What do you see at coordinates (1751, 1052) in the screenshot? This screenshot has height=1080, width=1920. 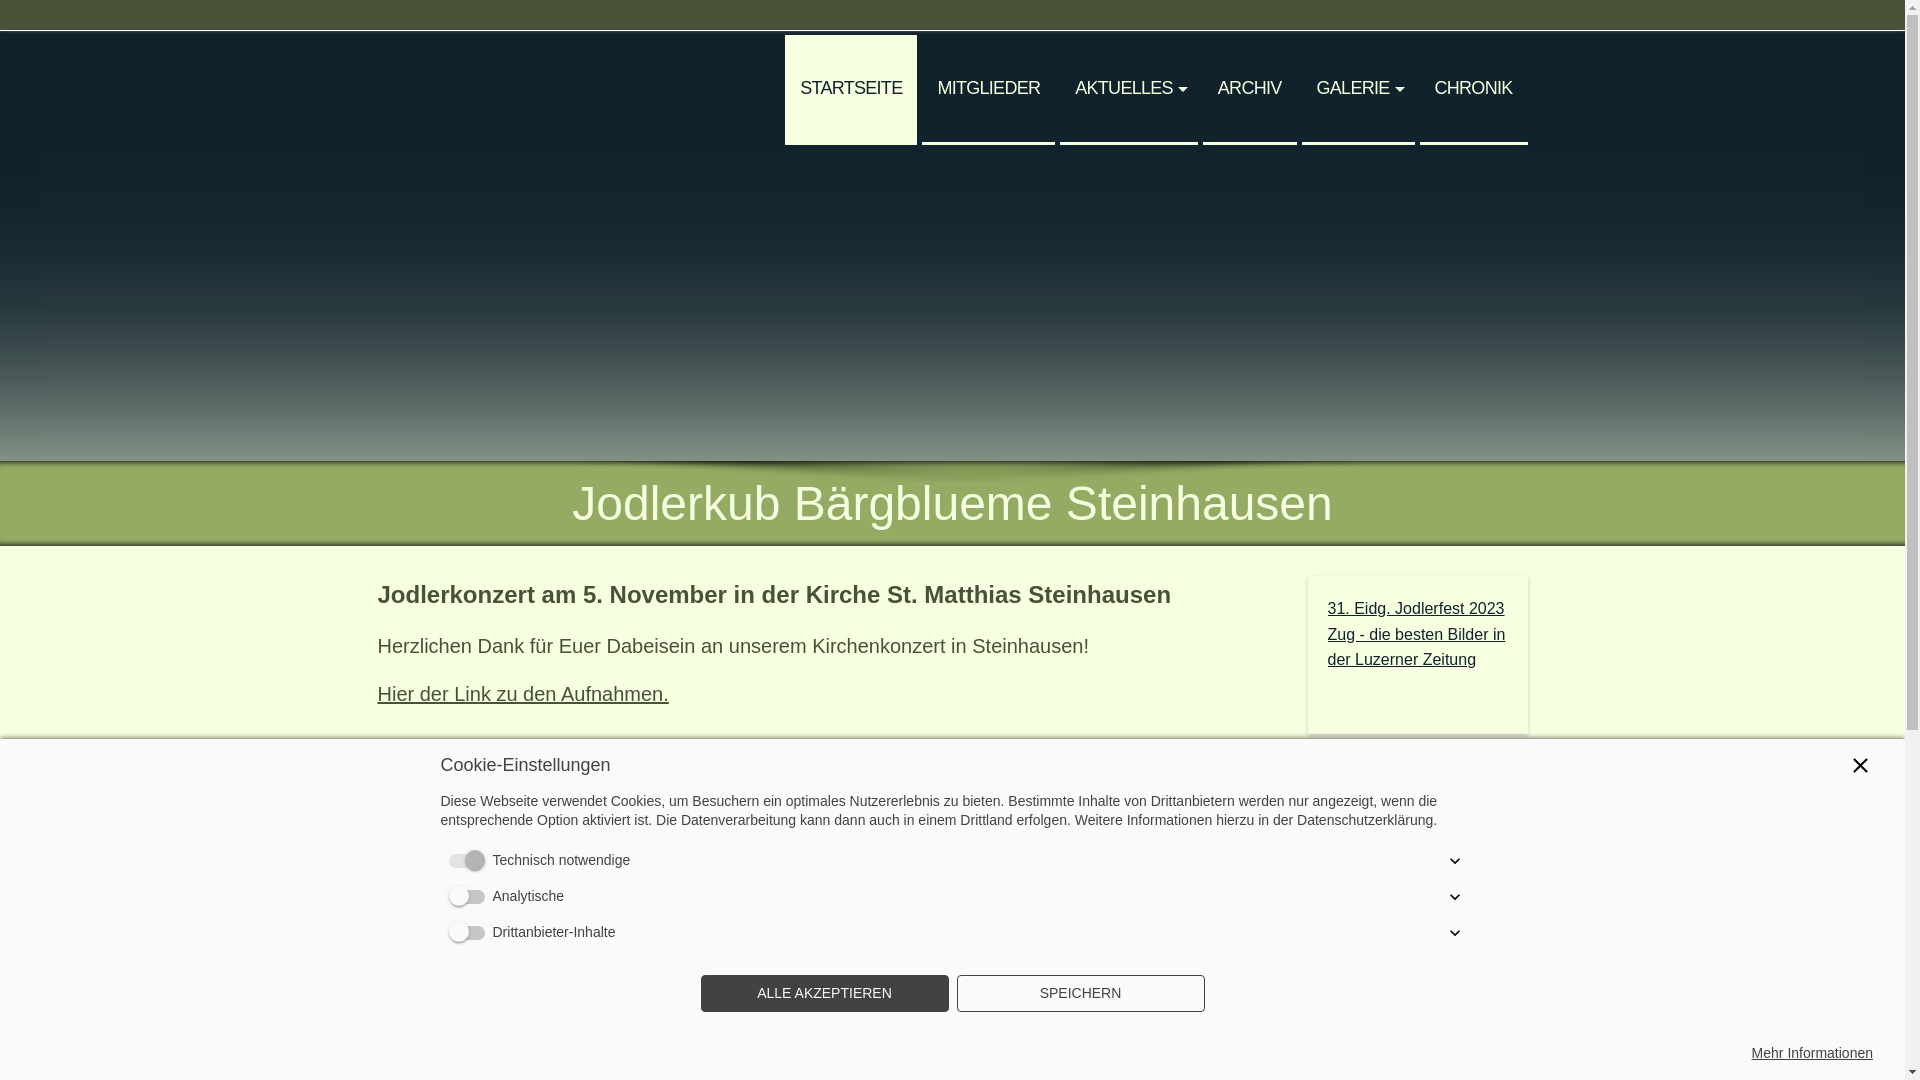 I see `'Mehr Informationen'` at bounding box center [1751, 1052].